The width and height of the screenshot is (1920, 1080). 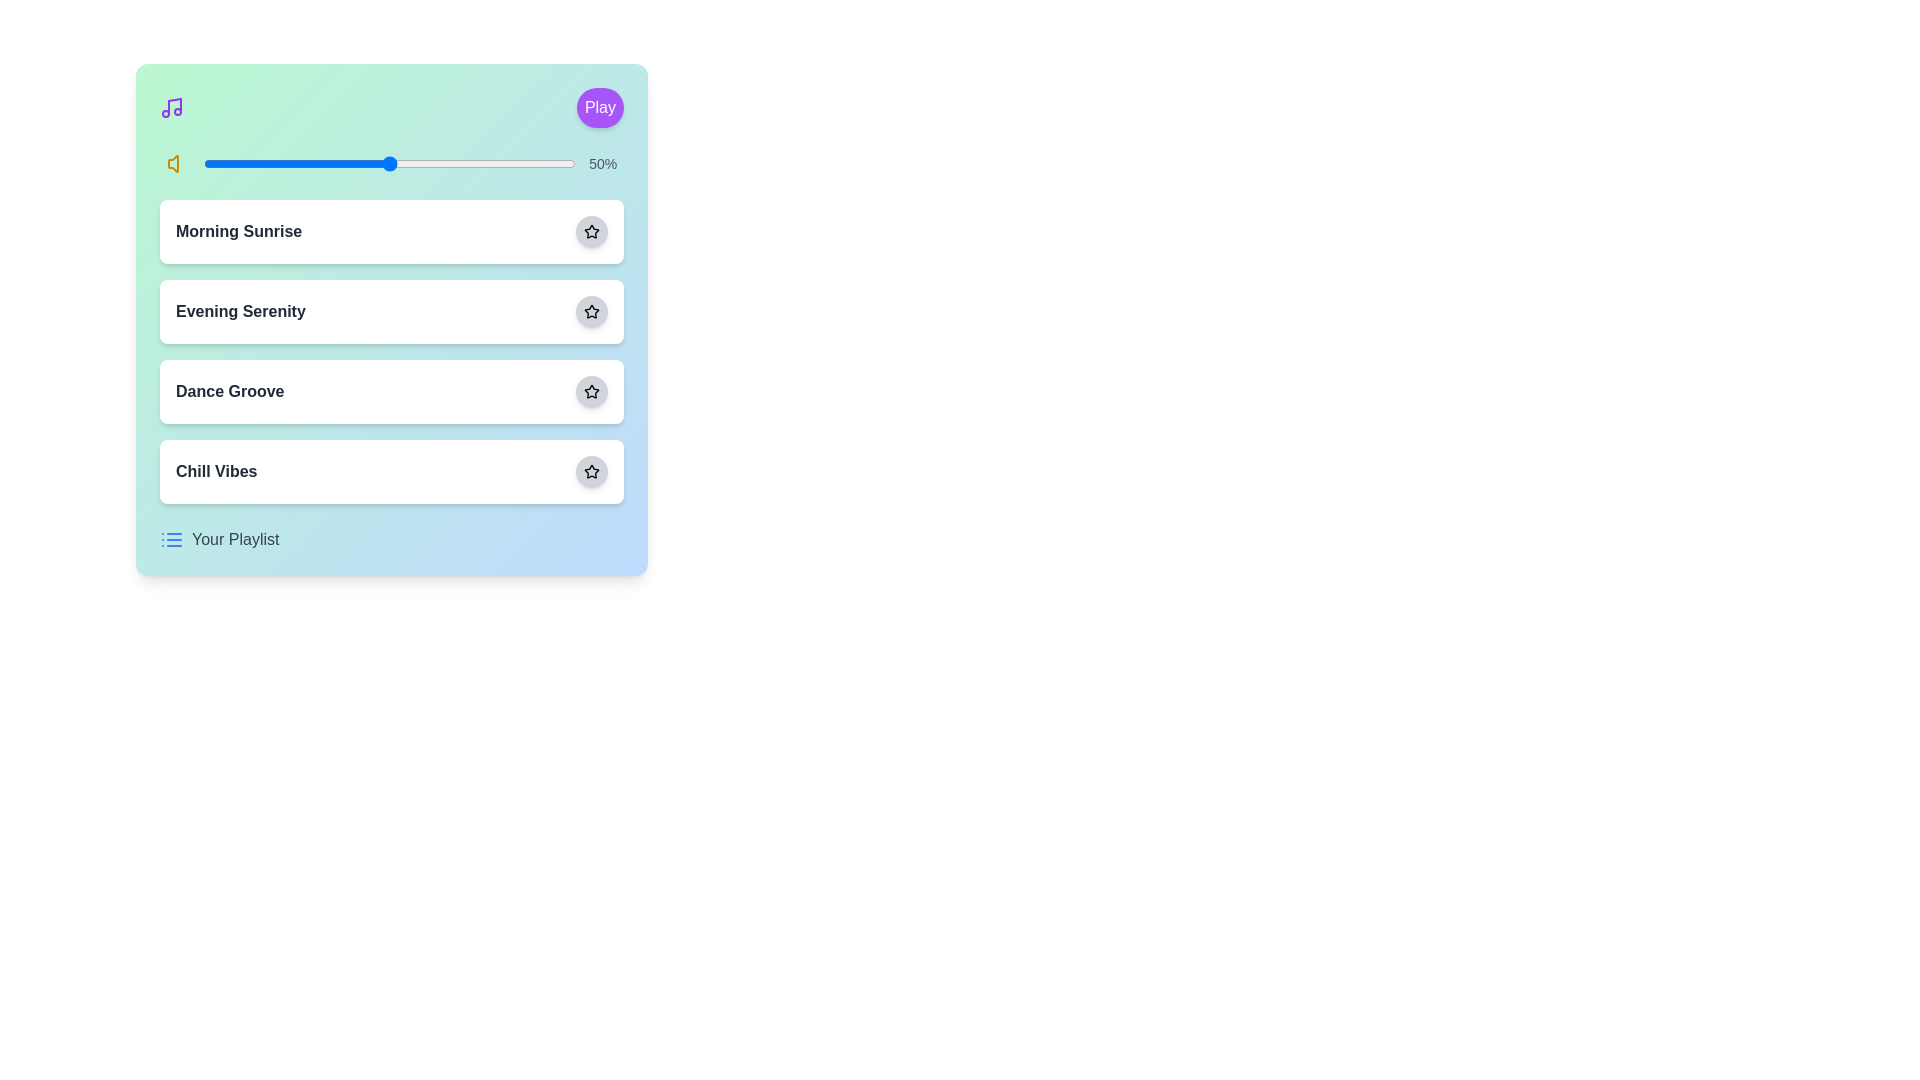 I want to click on the slider, so click(x=389, y=163).